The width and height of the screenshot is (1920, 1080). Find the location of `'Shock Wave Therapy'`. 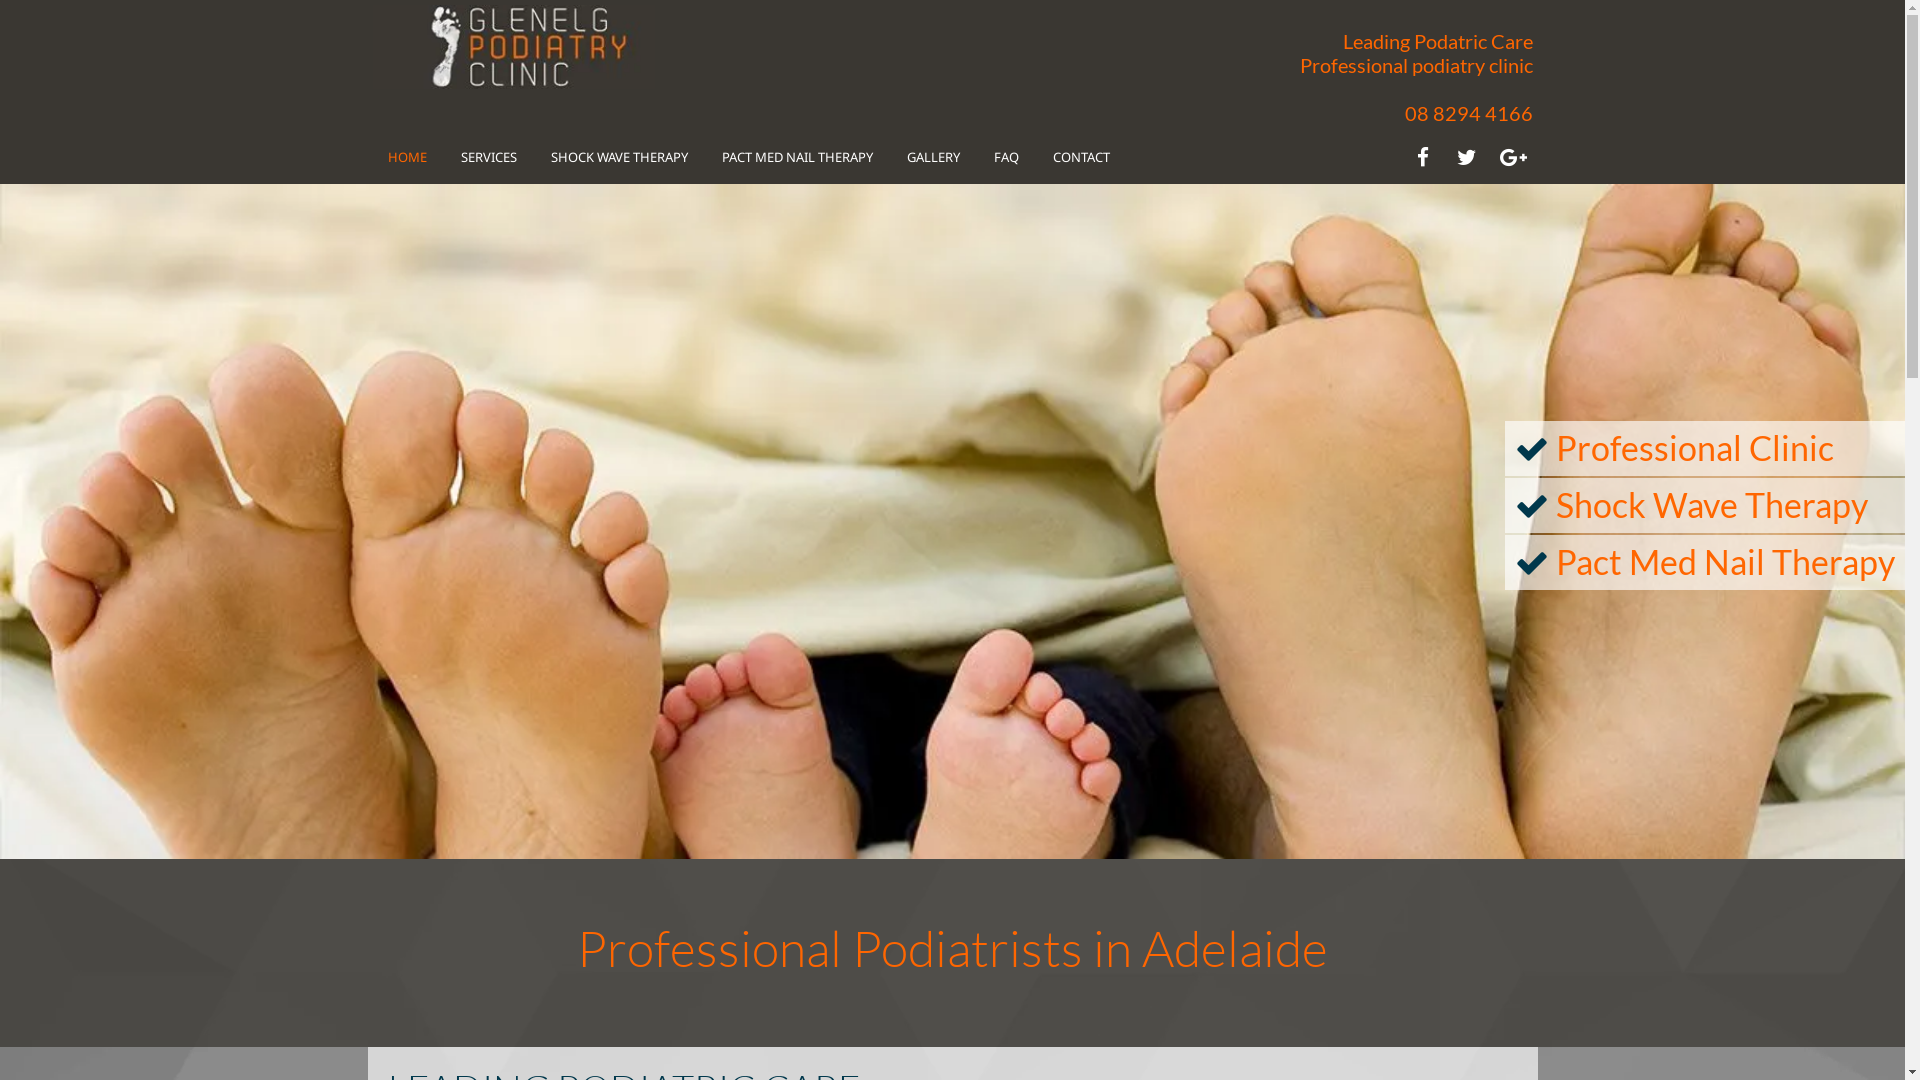

'Shock Wave Therapy' is located at coordinates (1711, 503).